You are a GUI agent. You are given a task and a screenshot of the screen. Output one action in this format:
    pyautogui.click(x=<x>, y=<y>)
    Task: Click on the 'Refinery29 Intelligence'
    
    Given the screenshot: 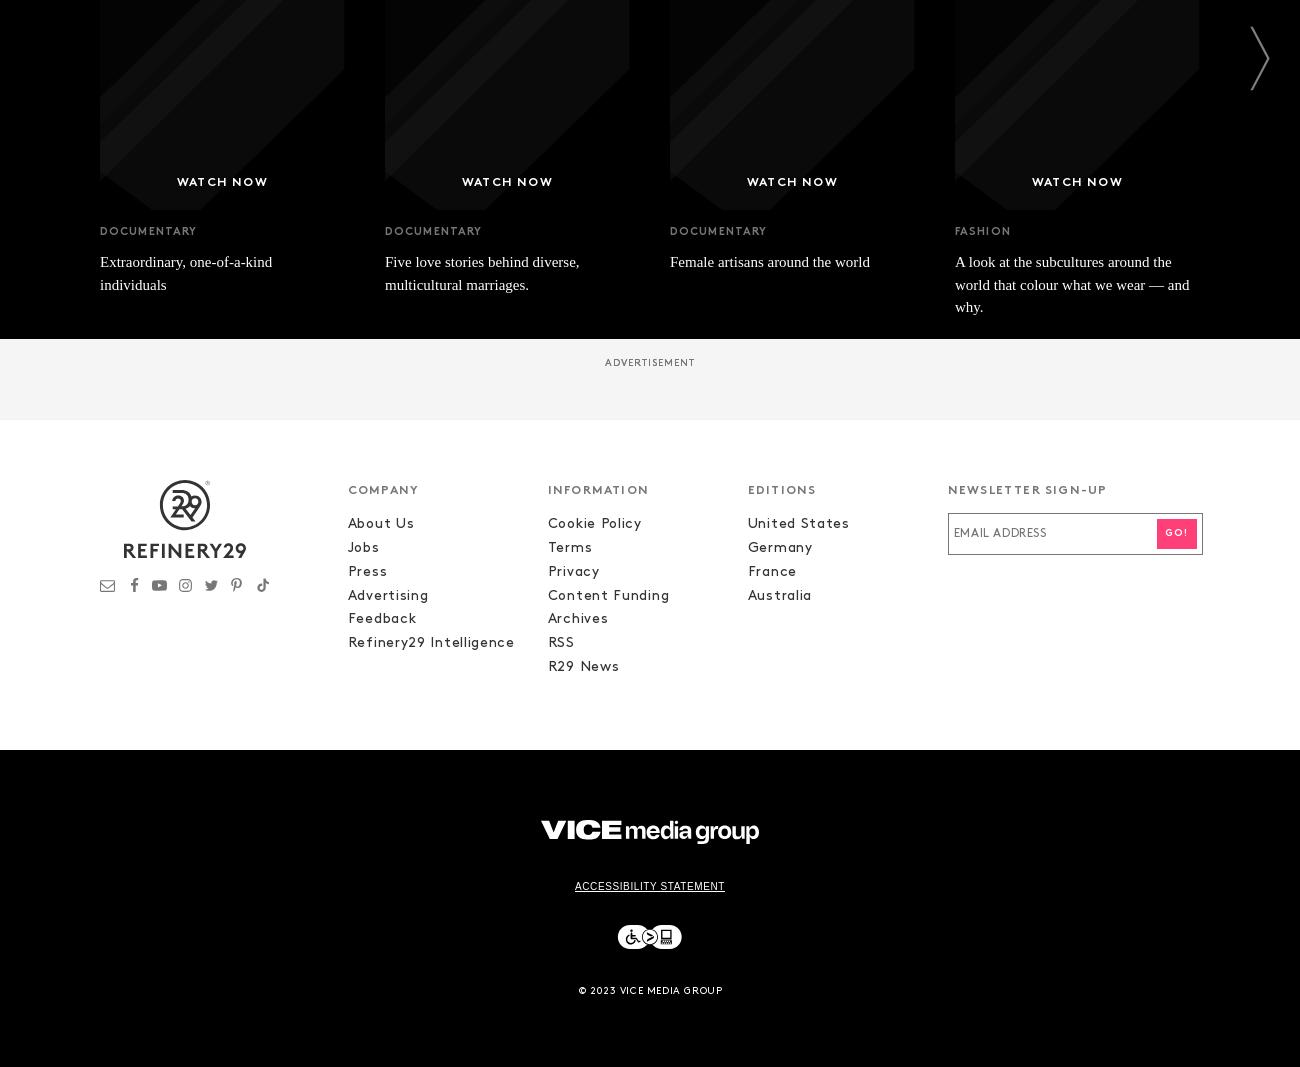 What is the action you would take?
    pyautogui.click(x=430, y=643)
    